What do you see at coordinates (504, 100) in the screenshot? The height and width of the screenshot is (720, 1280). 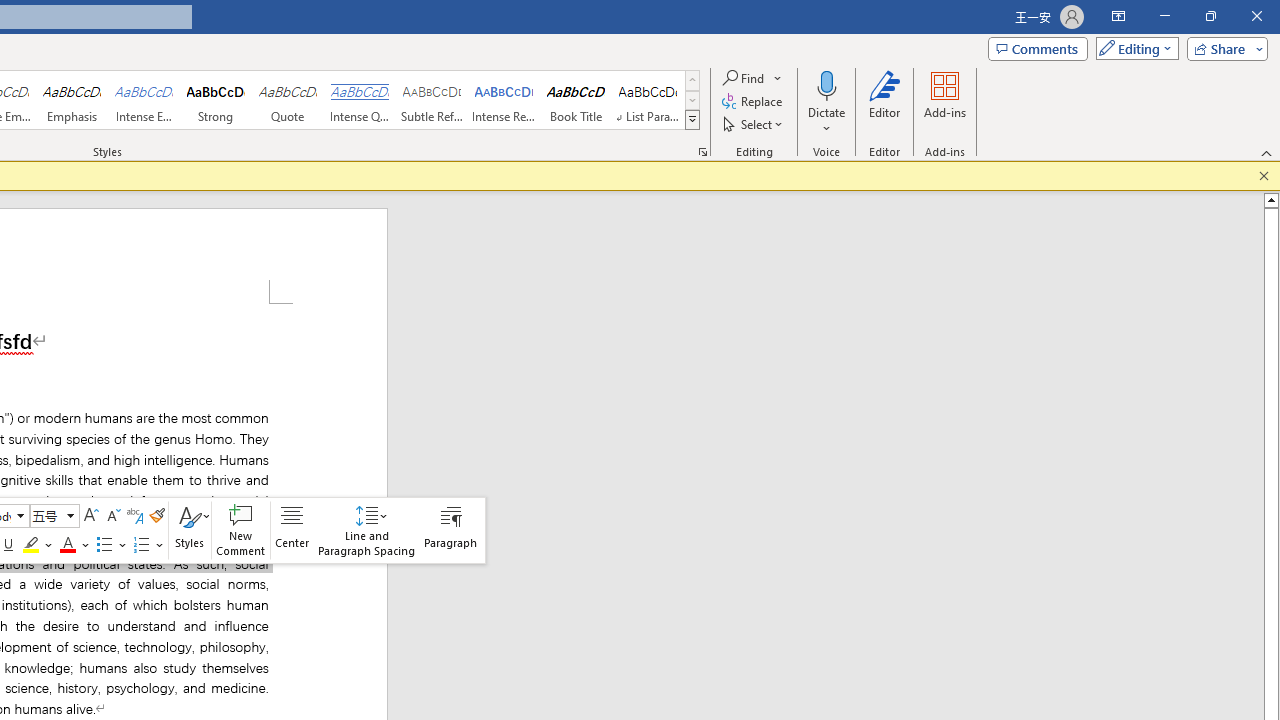 I see `'Intense Reference'` at bounding box center [504, 100].